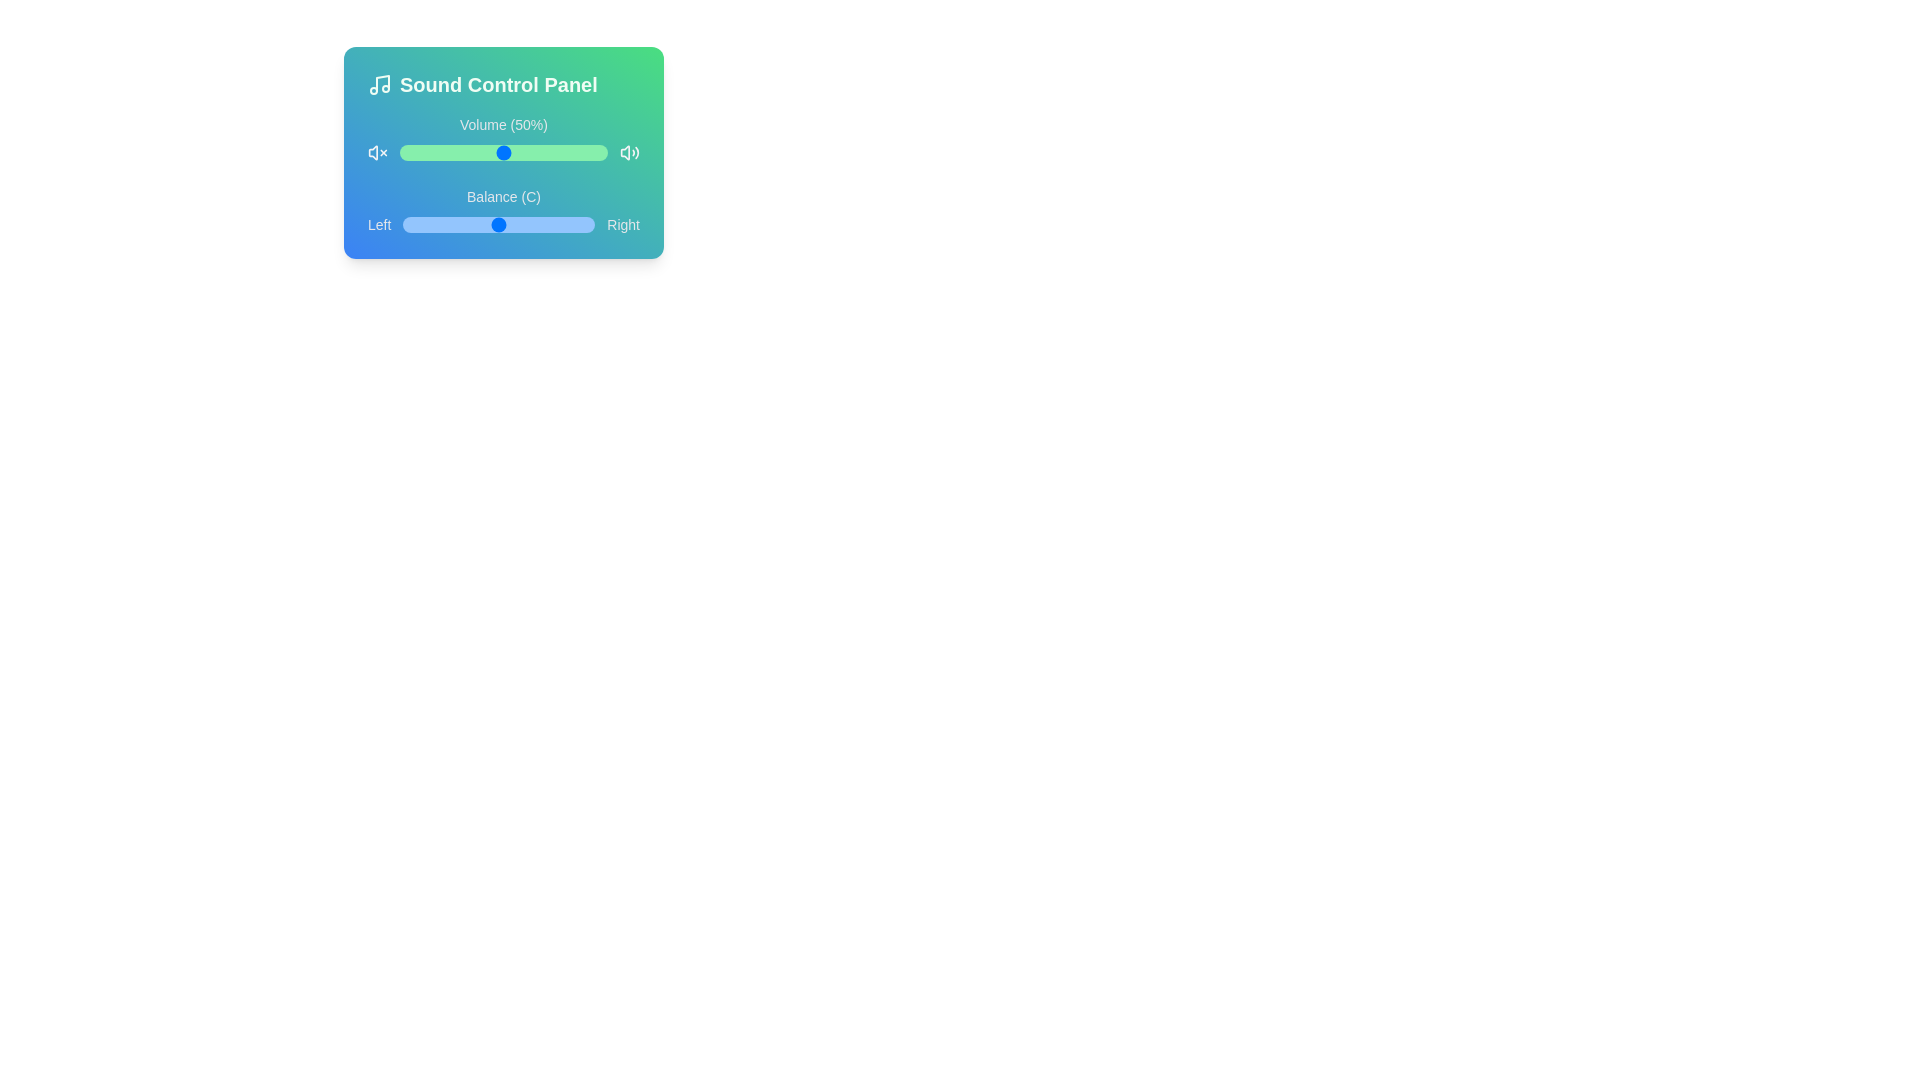 The width and height of the screenshot is (1920, 1080). Describe the element at coordinates (378, 152) in the screenshot. I see `the muted speaker icon located at the leftmost side of the top row within the Sound Control Panel` at that location.